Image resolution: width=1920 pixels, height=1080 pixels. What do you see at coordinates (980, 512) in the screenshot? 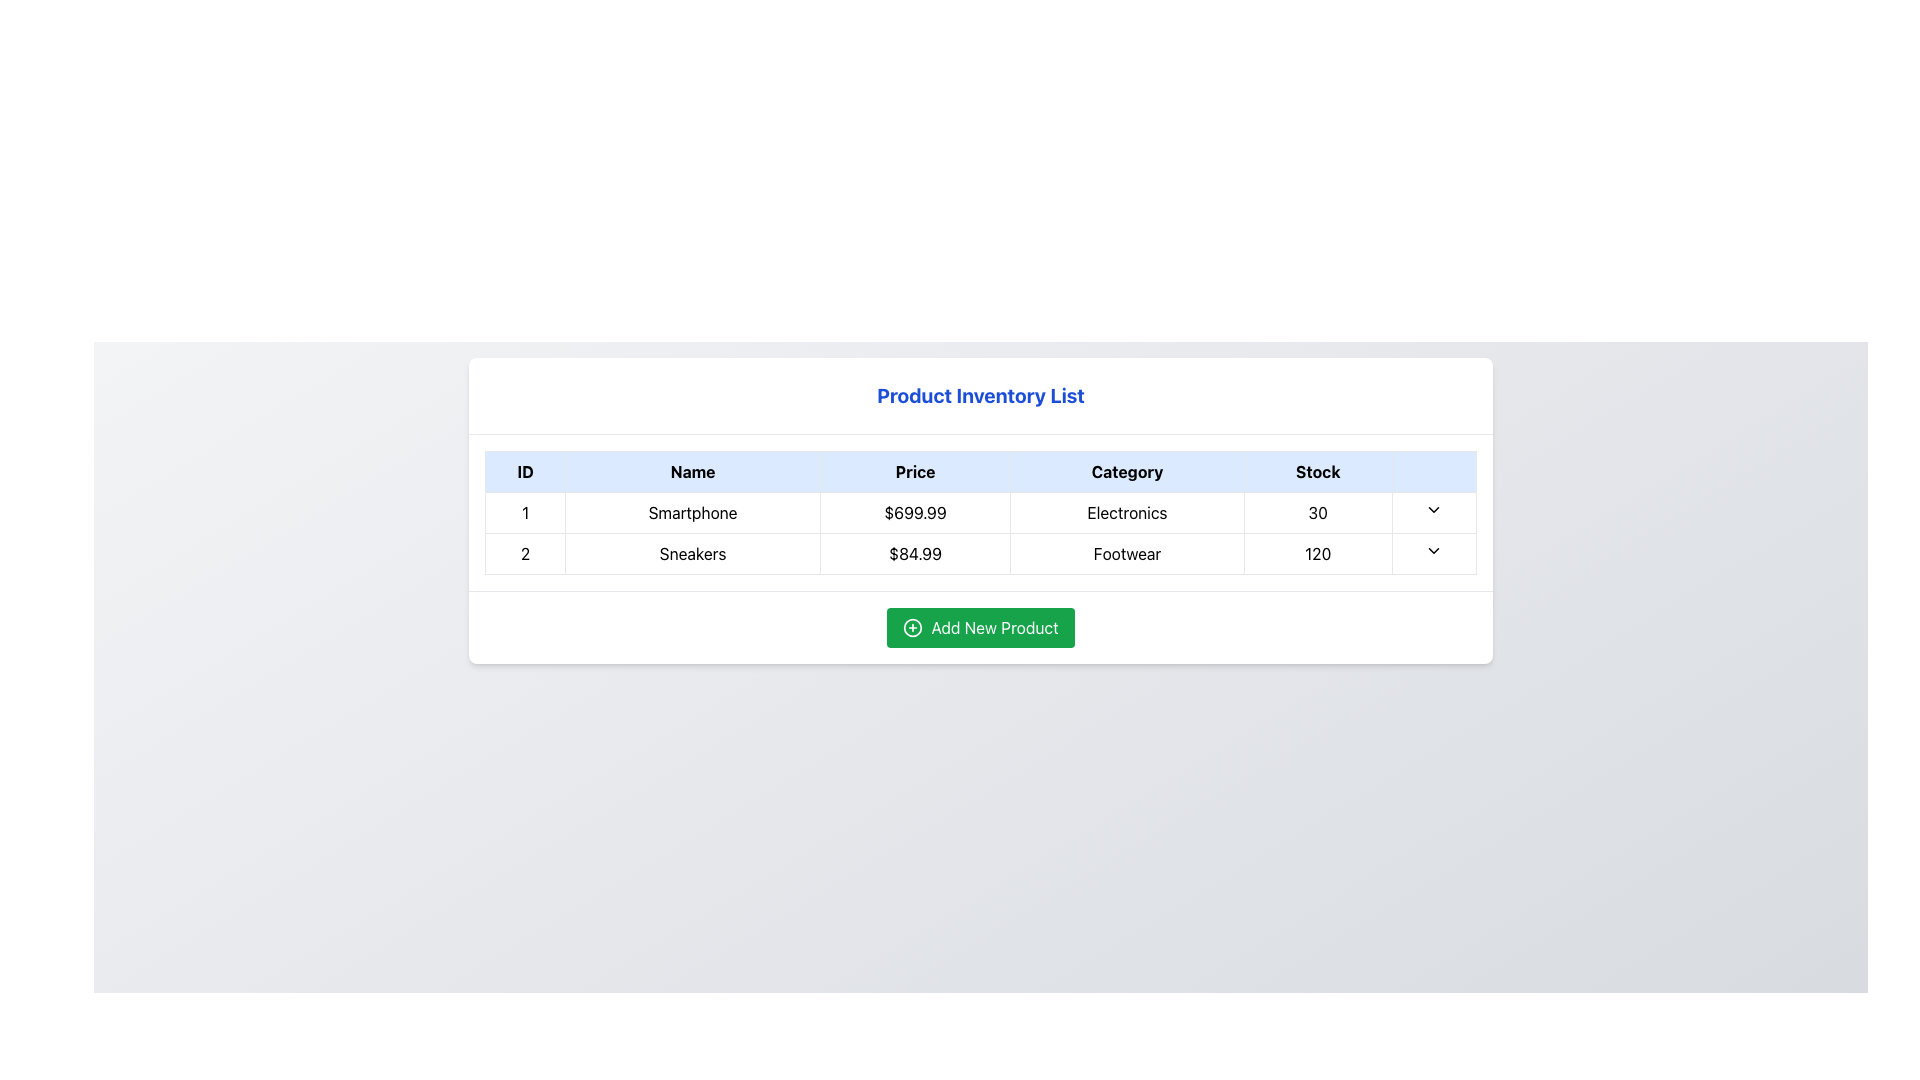
I see `the first row in the product inventory list for further action` at bounding box center [980, 512].